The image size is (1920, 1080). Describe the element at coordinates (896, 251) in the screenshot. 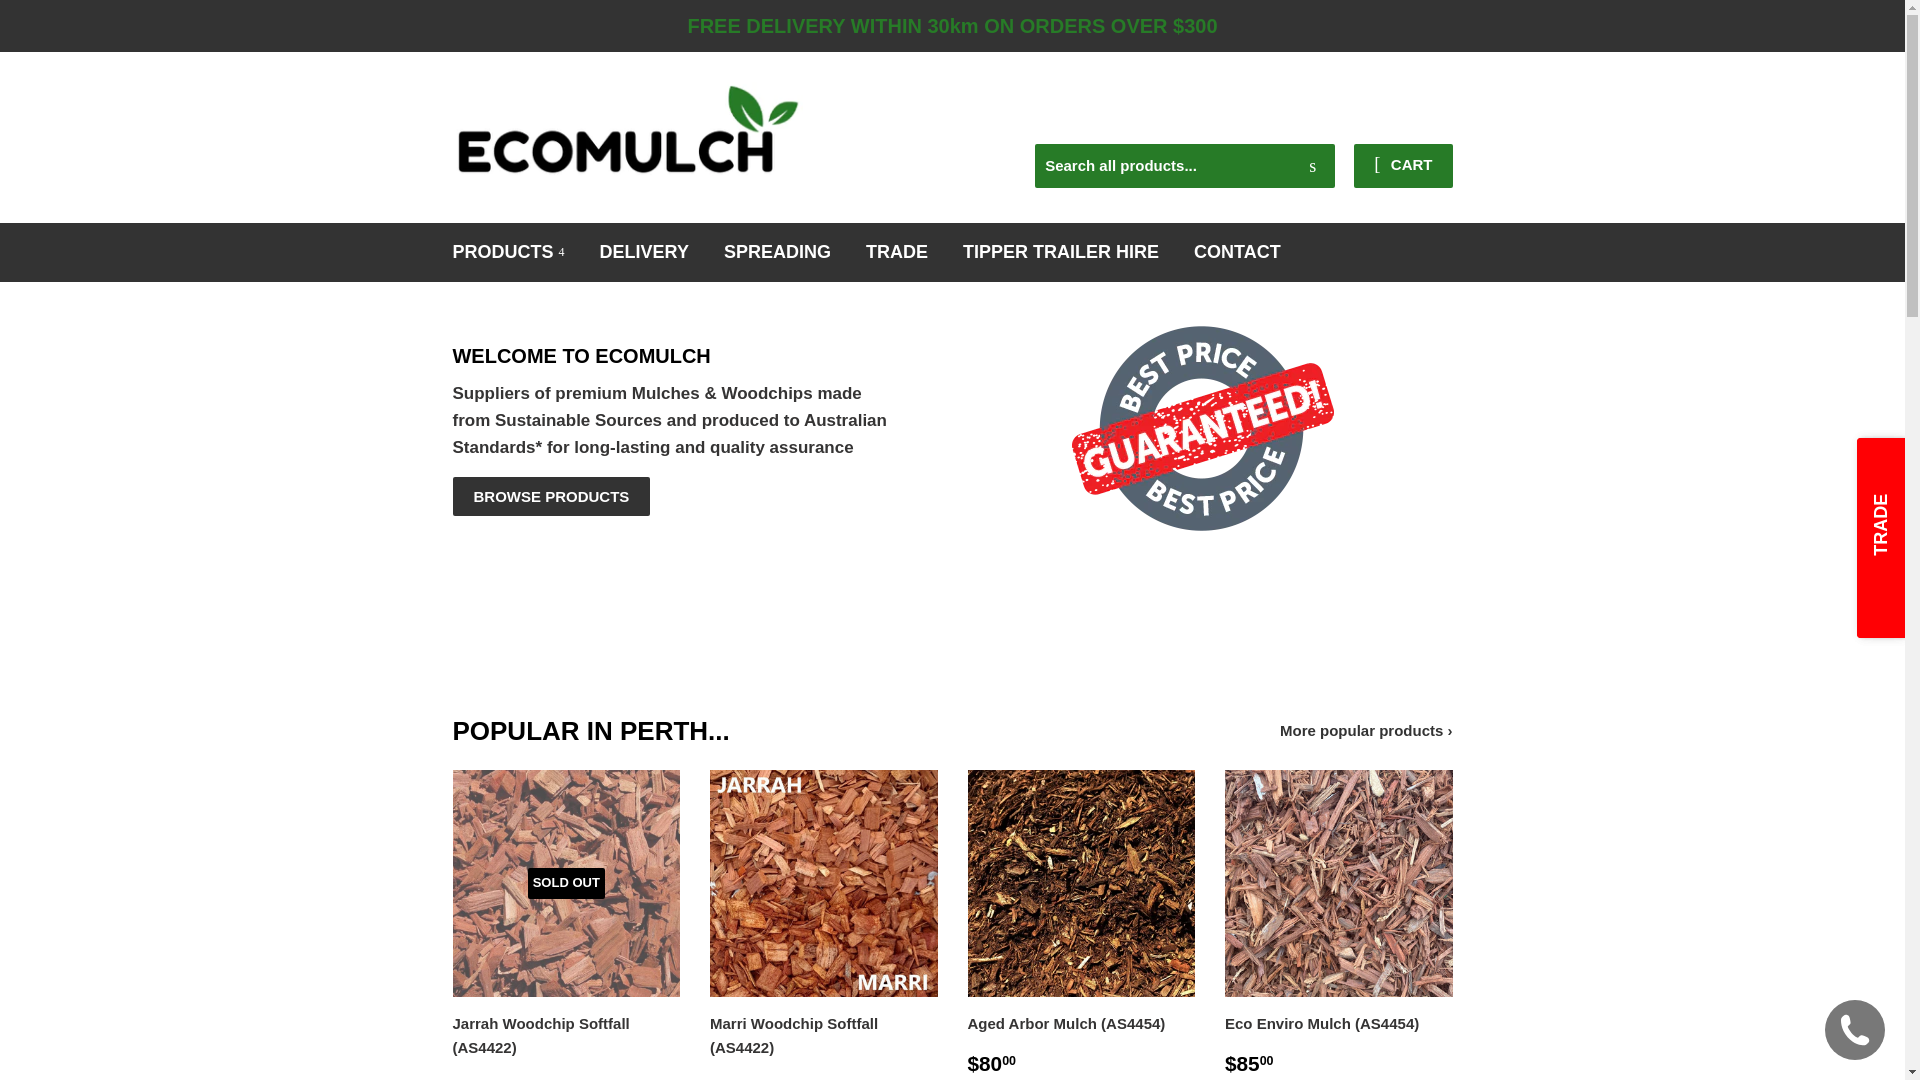

I see `'TRADE'` at that location.